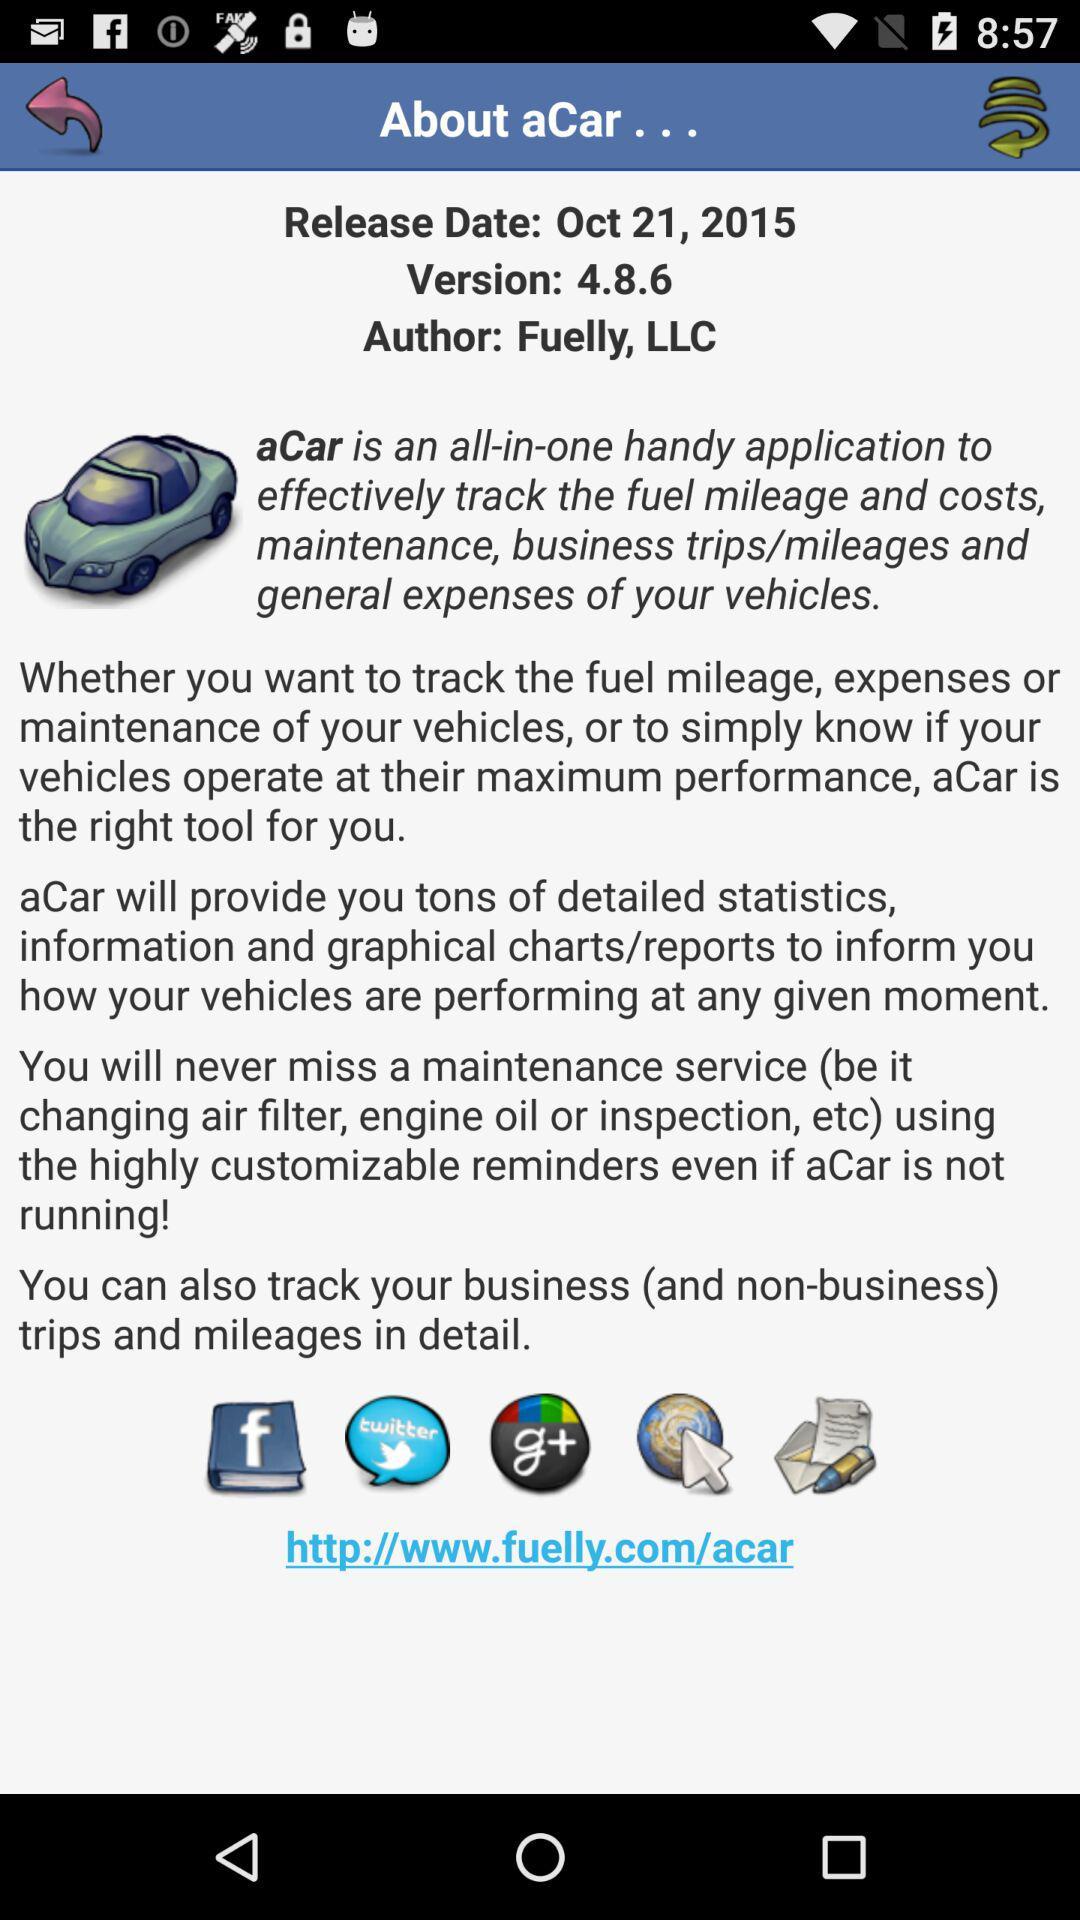 The width and height of the screenshot is (1080, 1920). Describe the element at coordinates (397, 1445) in the screenshot. I see `open up twitter page` at that location.